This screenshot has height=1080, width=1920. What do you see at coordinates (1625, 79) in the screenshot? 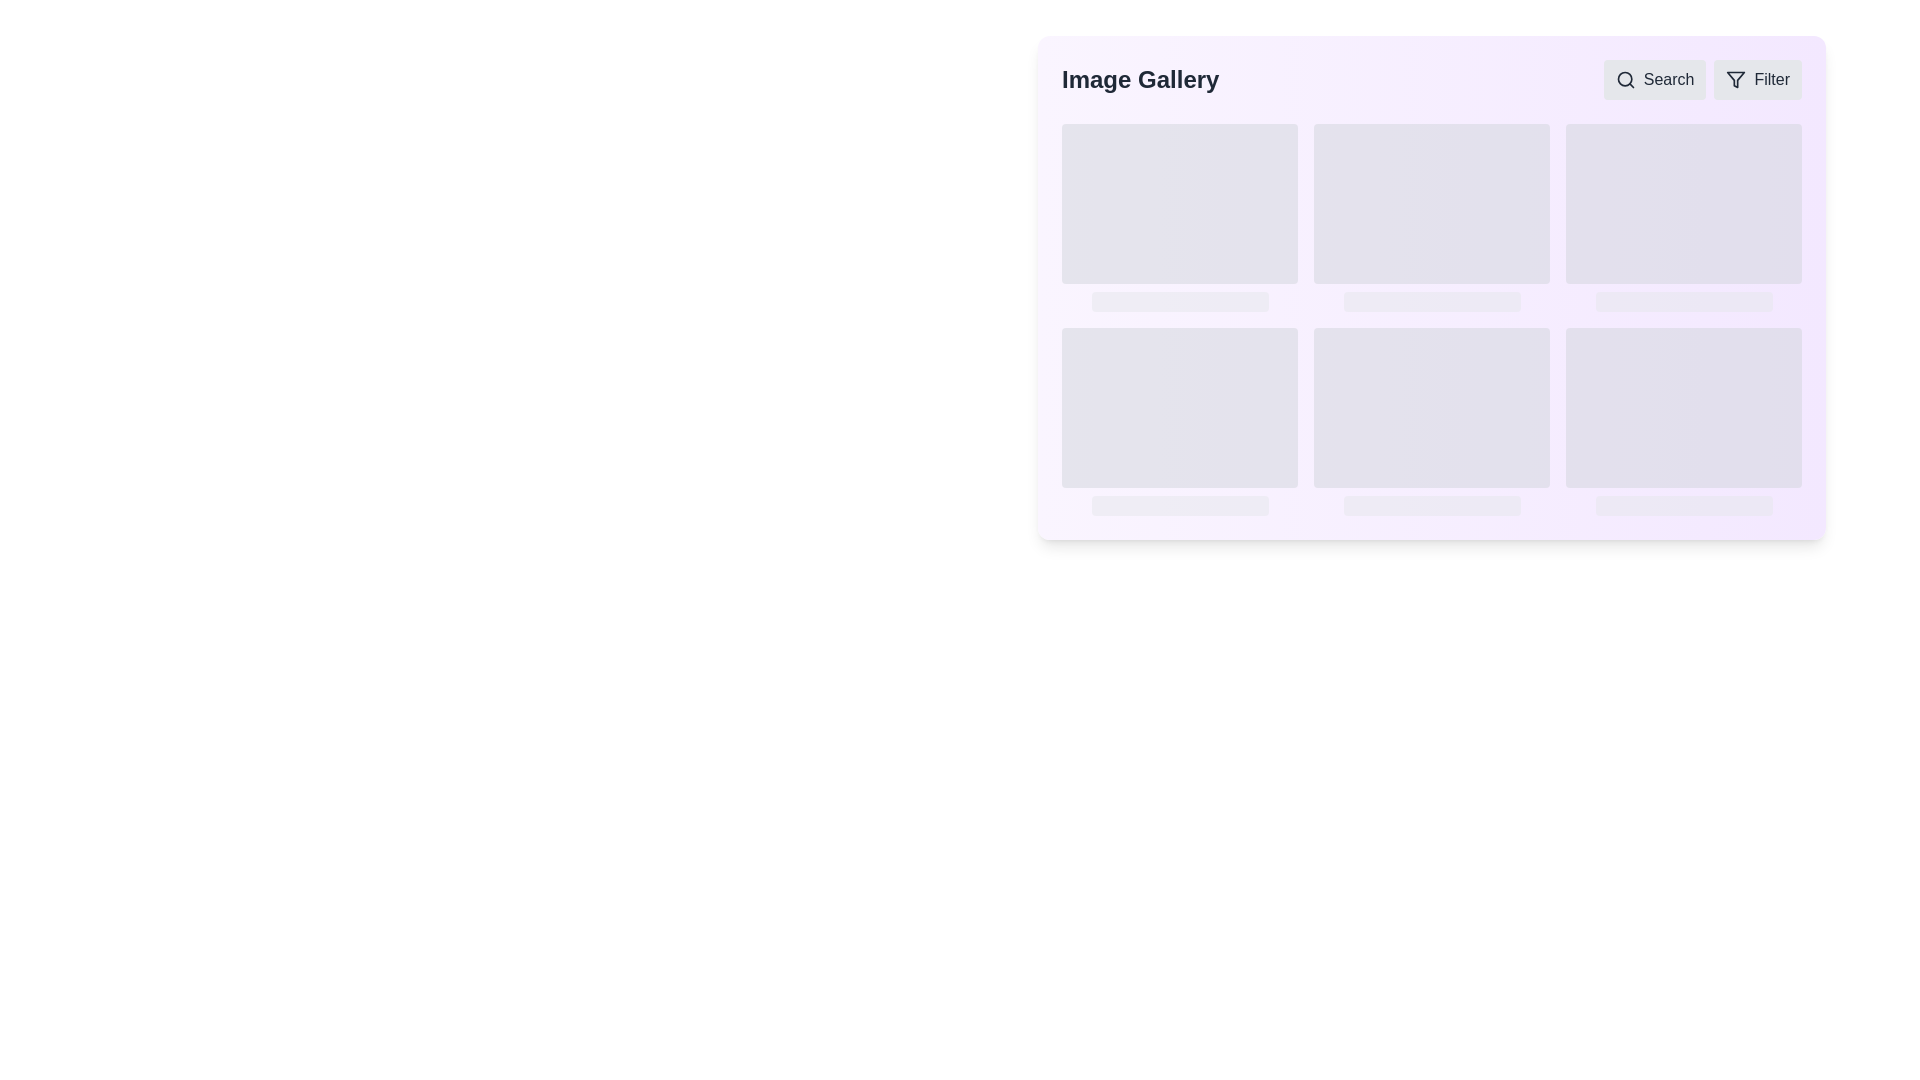
I see `the search icon represented by a magnifying glass, which is styled with a gray hue and located within the 'Search' button in the top-right corner of the interface` at bounding box center [1625, 79].